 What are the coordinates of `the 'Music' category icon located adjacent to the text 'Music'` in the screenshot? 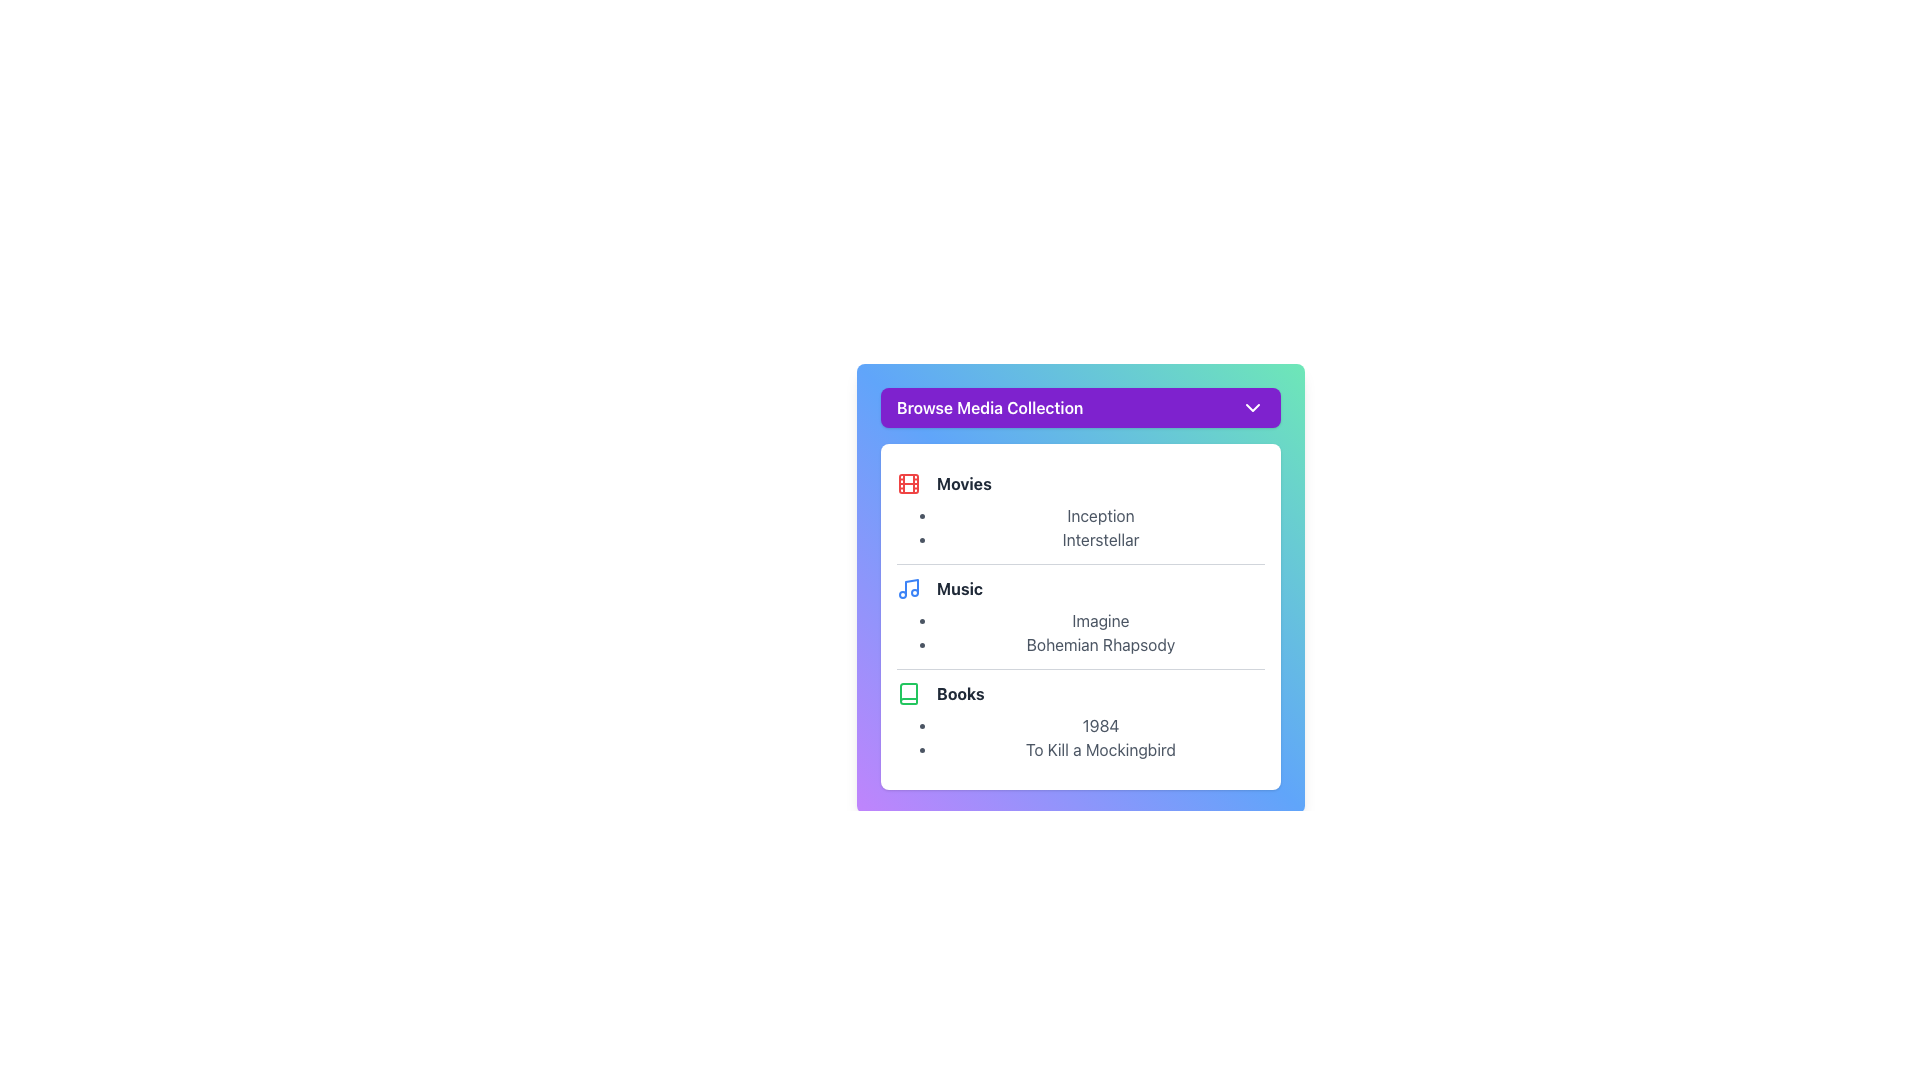 It's located at (907, 588).